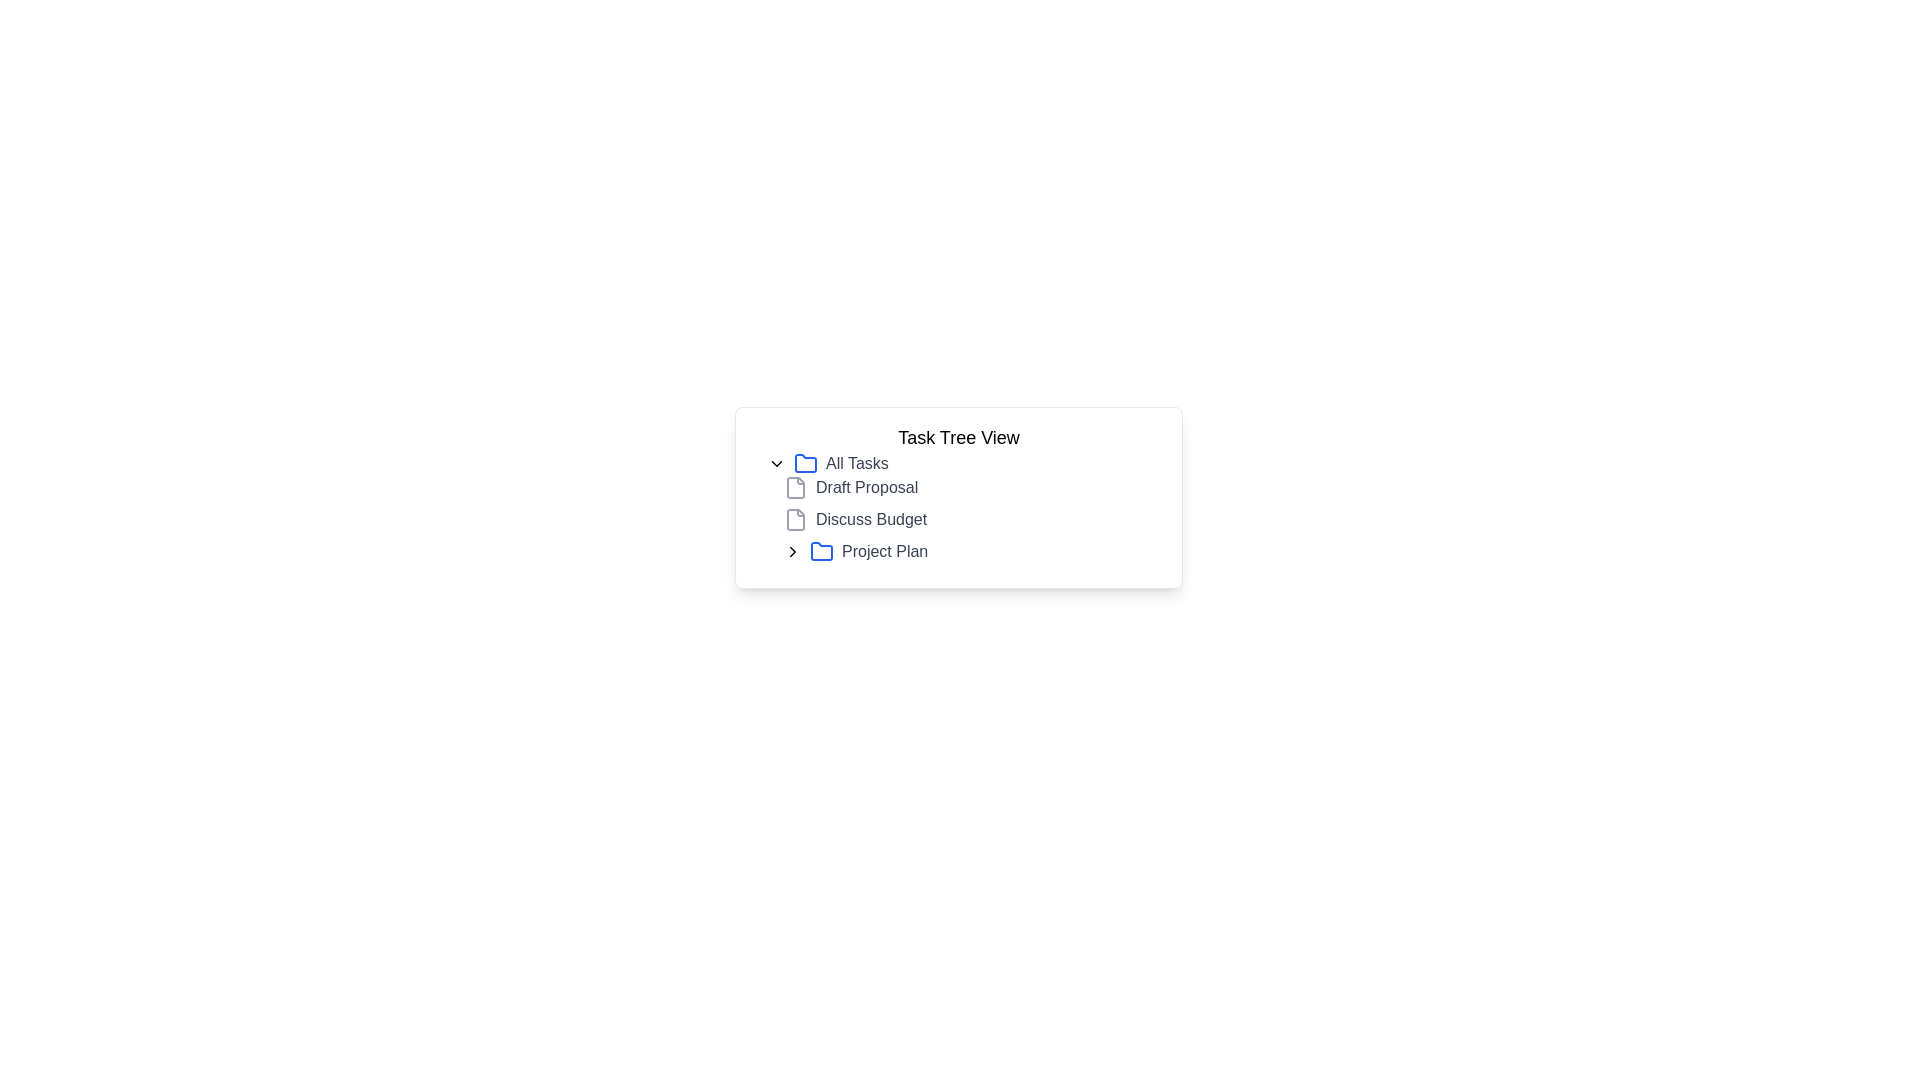  What do you see at coordinates (795, 519) in the screenshot?
I see `the file icon representing the 'Discuss Budget' task in the Task Tree View, which is the third item in the list` at bounding box center [795, 519].